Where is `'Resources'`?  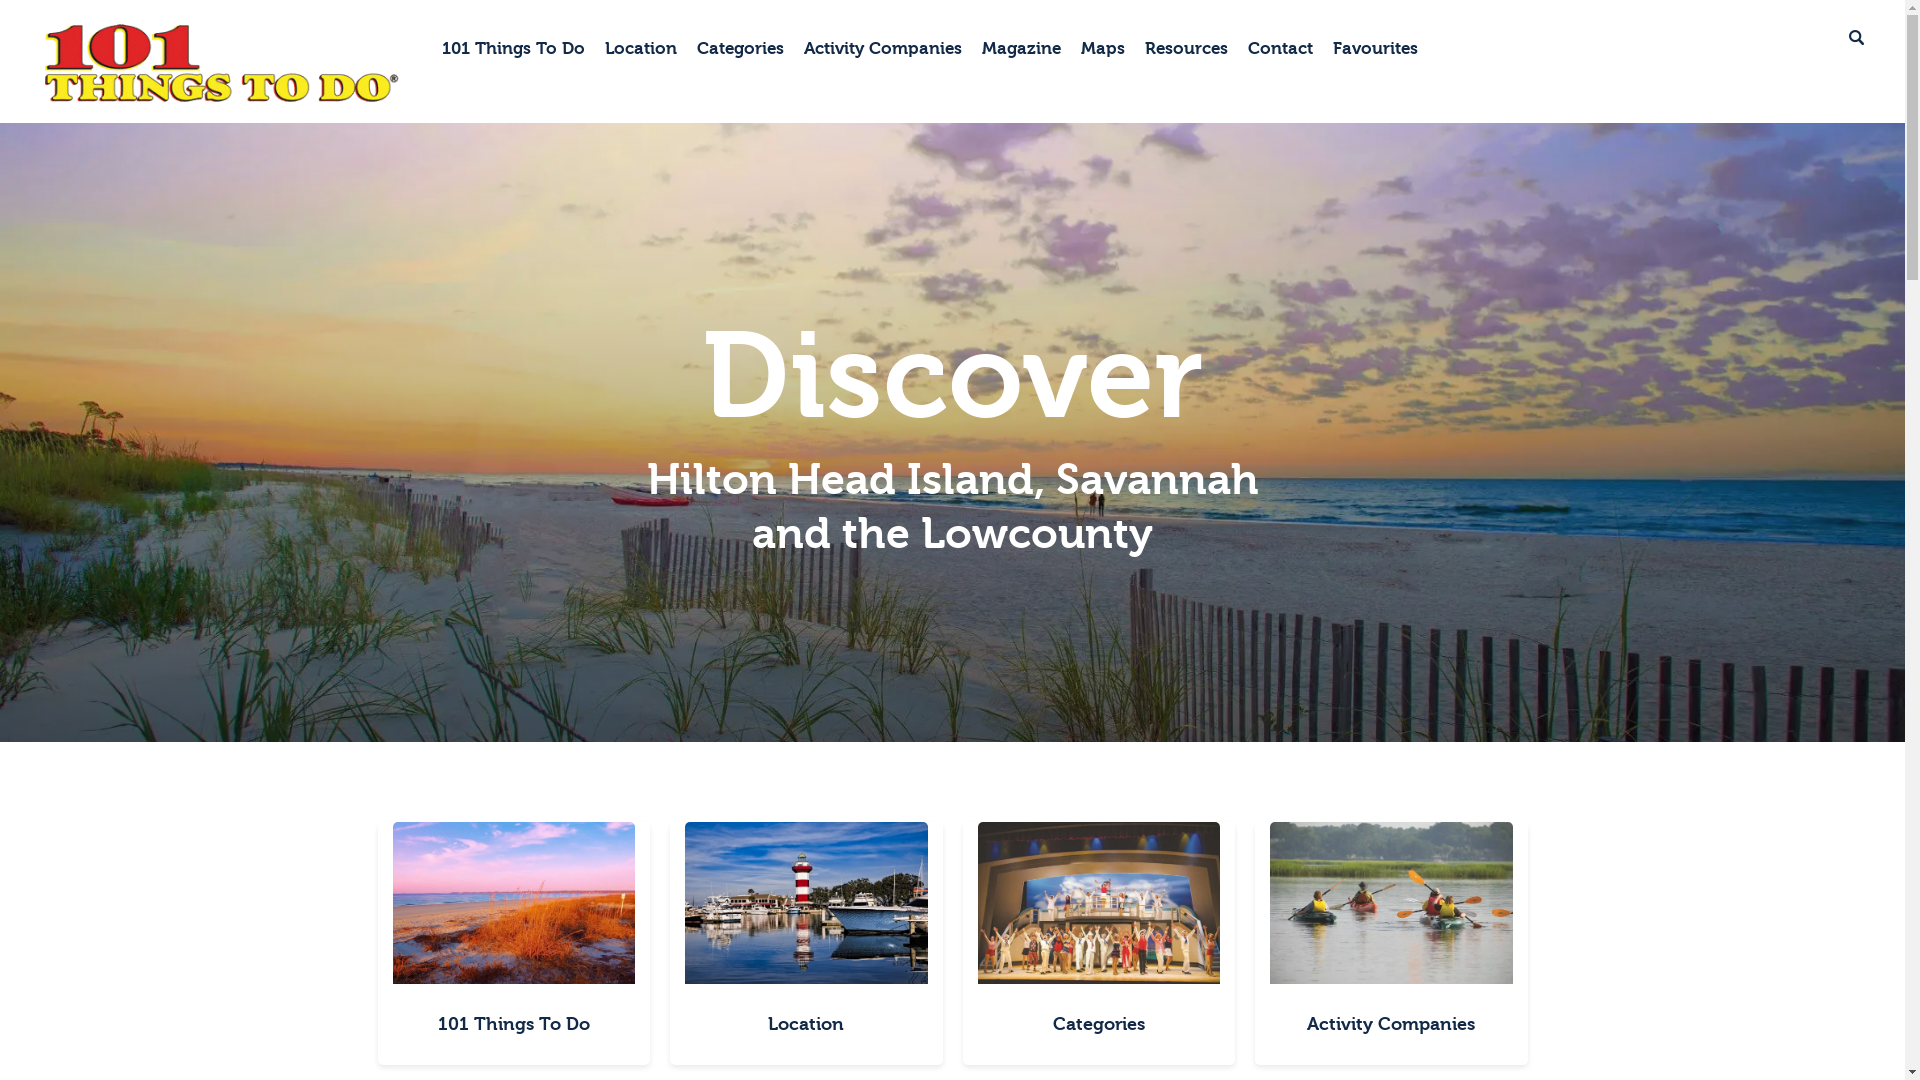 'Resources' is located at coordinates (1186, 48).